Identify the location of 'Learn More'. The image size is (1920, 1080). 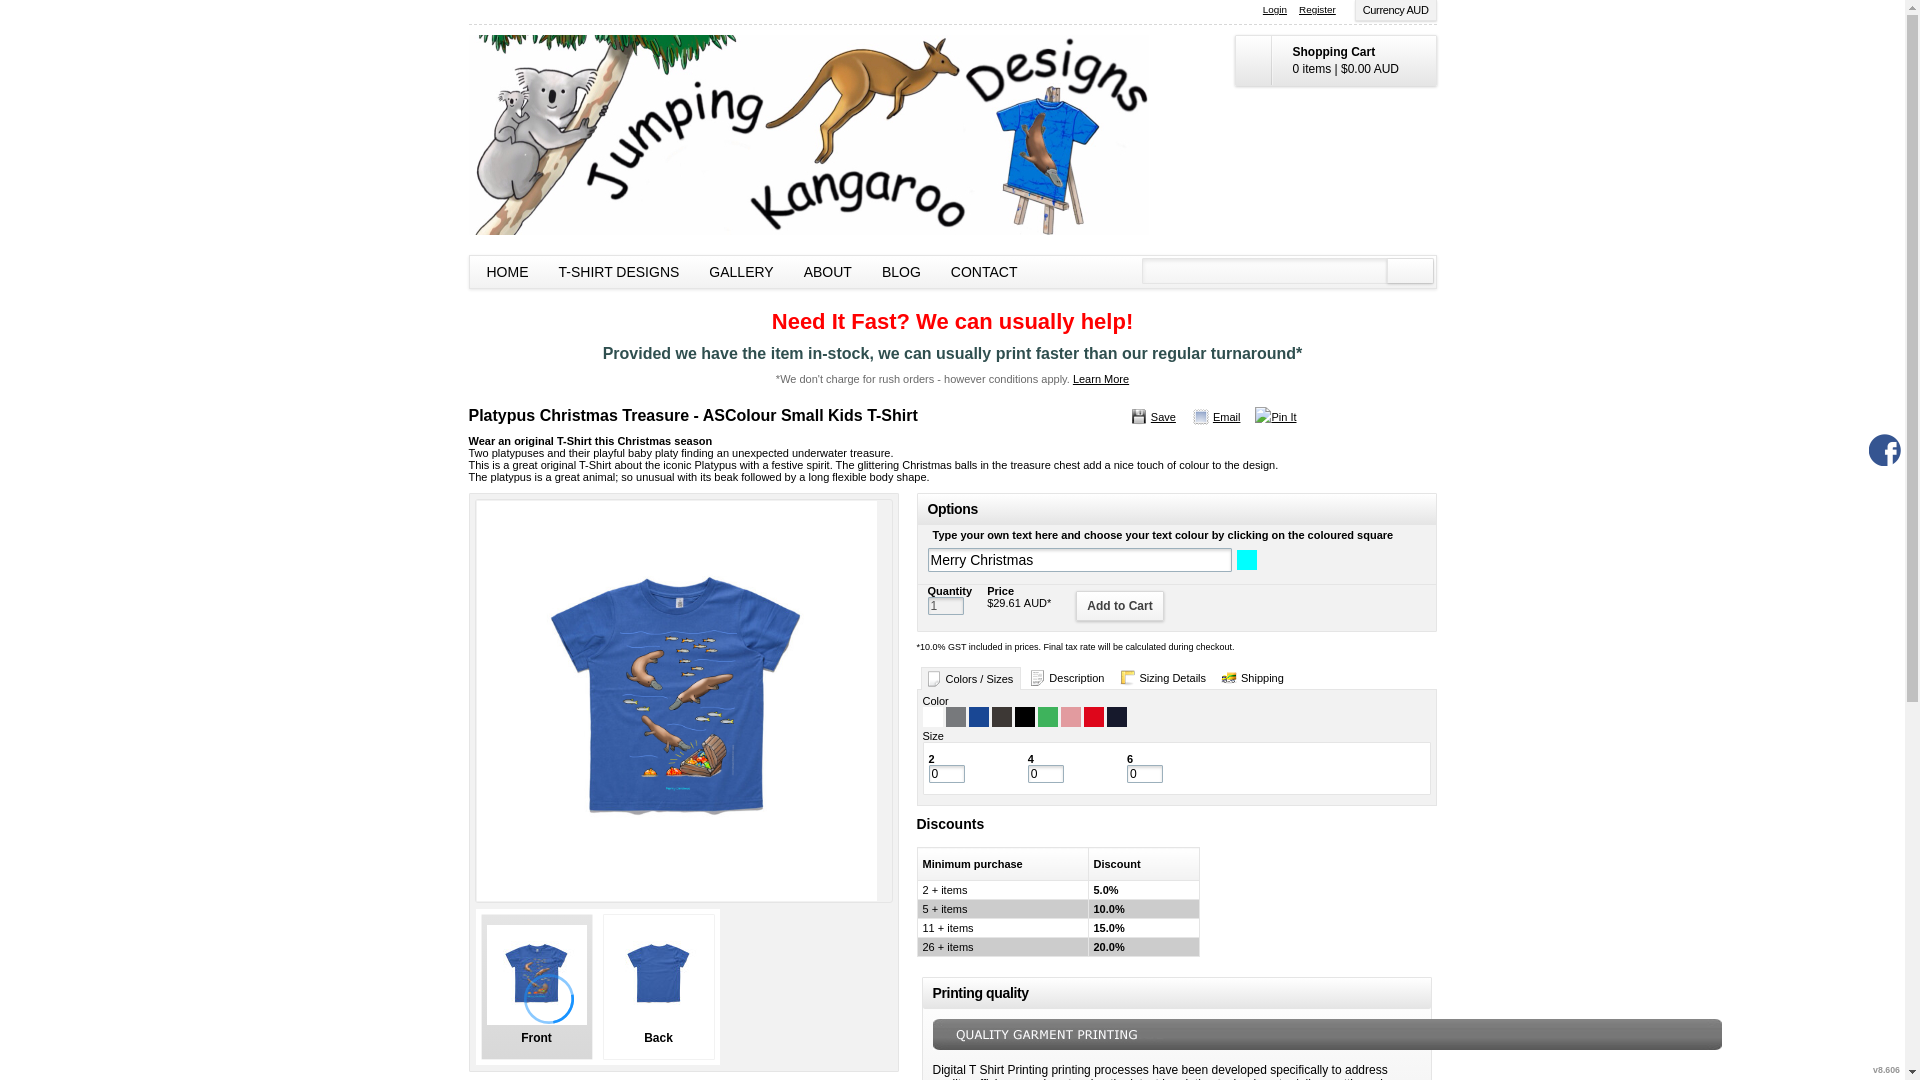
(1099, 378).